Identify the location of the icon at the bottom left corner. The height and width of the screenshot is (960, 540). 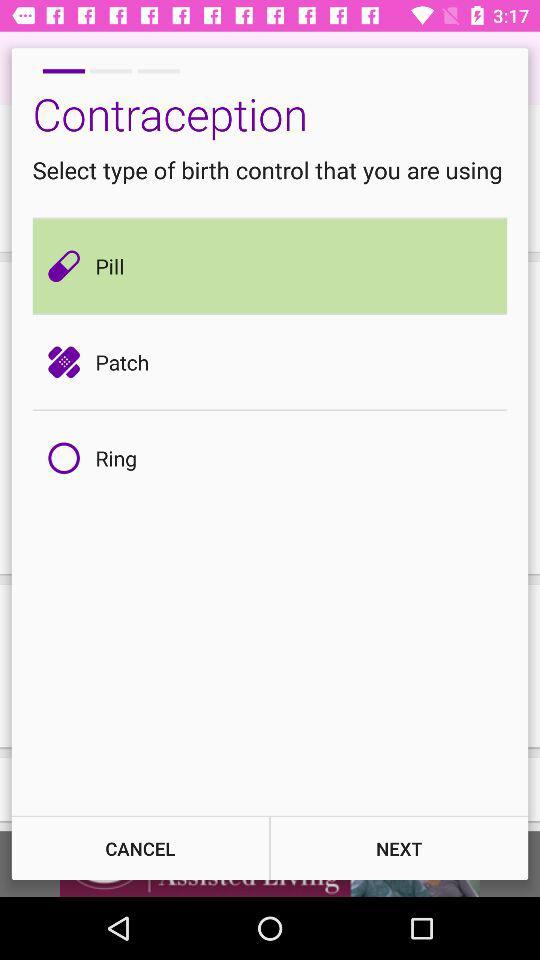
(139, 847).